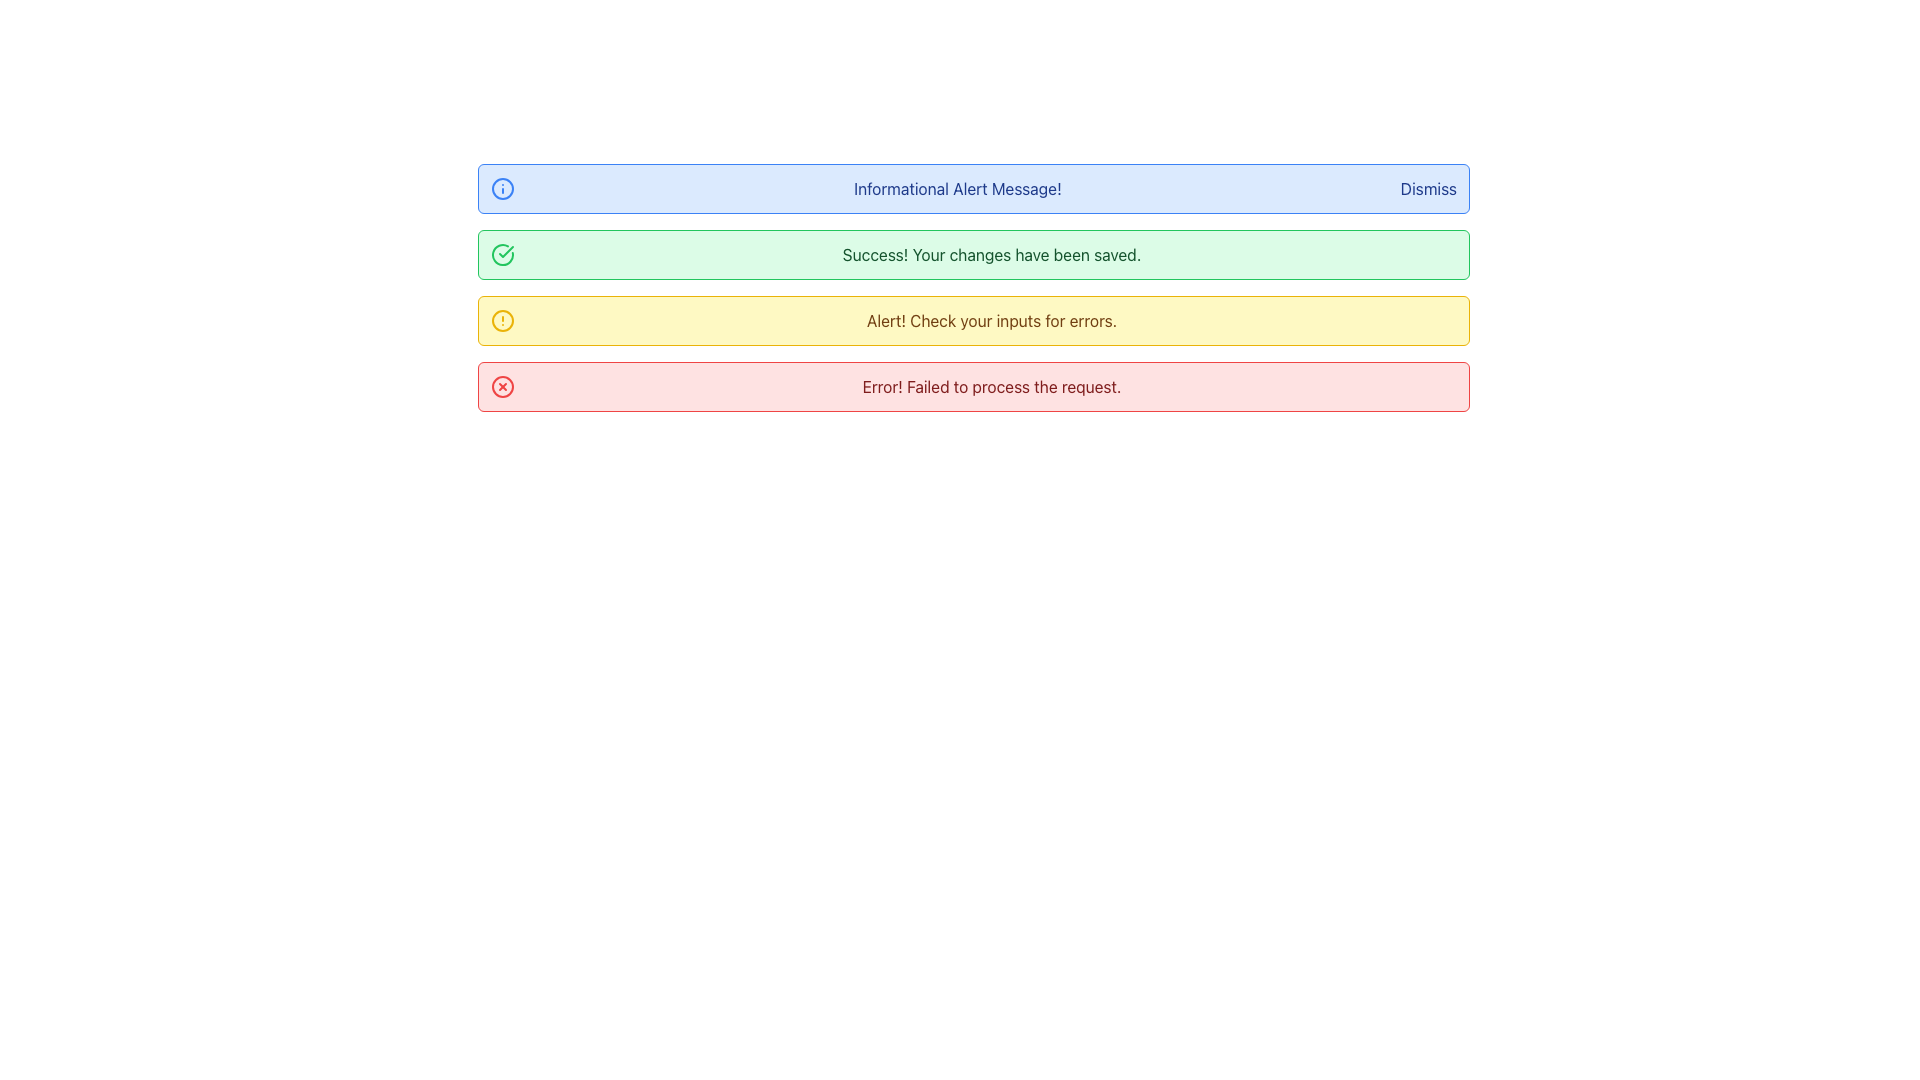  I want to click on warning message displayed in the yellow alert box, which is the third notification from the top, so click(992, 319).